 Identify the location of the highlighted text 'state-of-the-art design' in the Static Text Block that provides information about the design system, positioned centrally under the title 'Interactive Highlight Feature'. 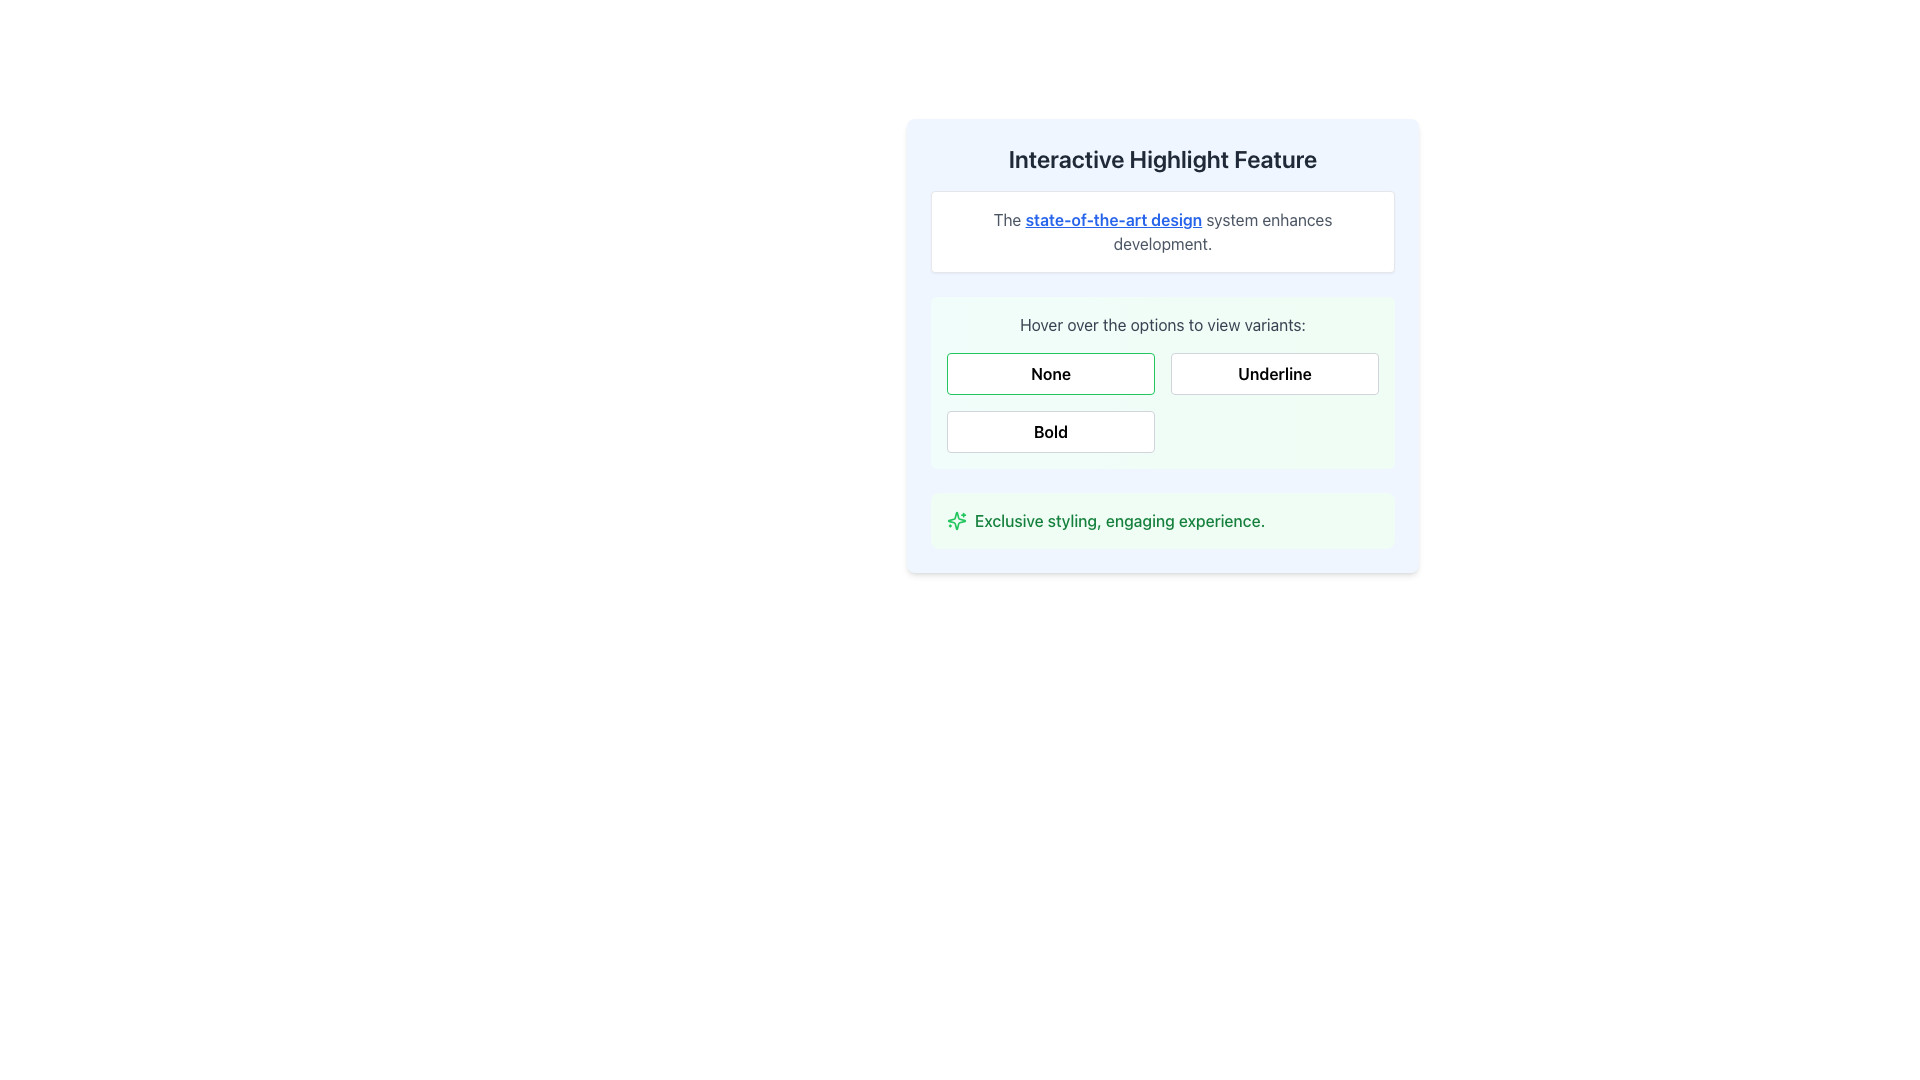
(1162, 230).